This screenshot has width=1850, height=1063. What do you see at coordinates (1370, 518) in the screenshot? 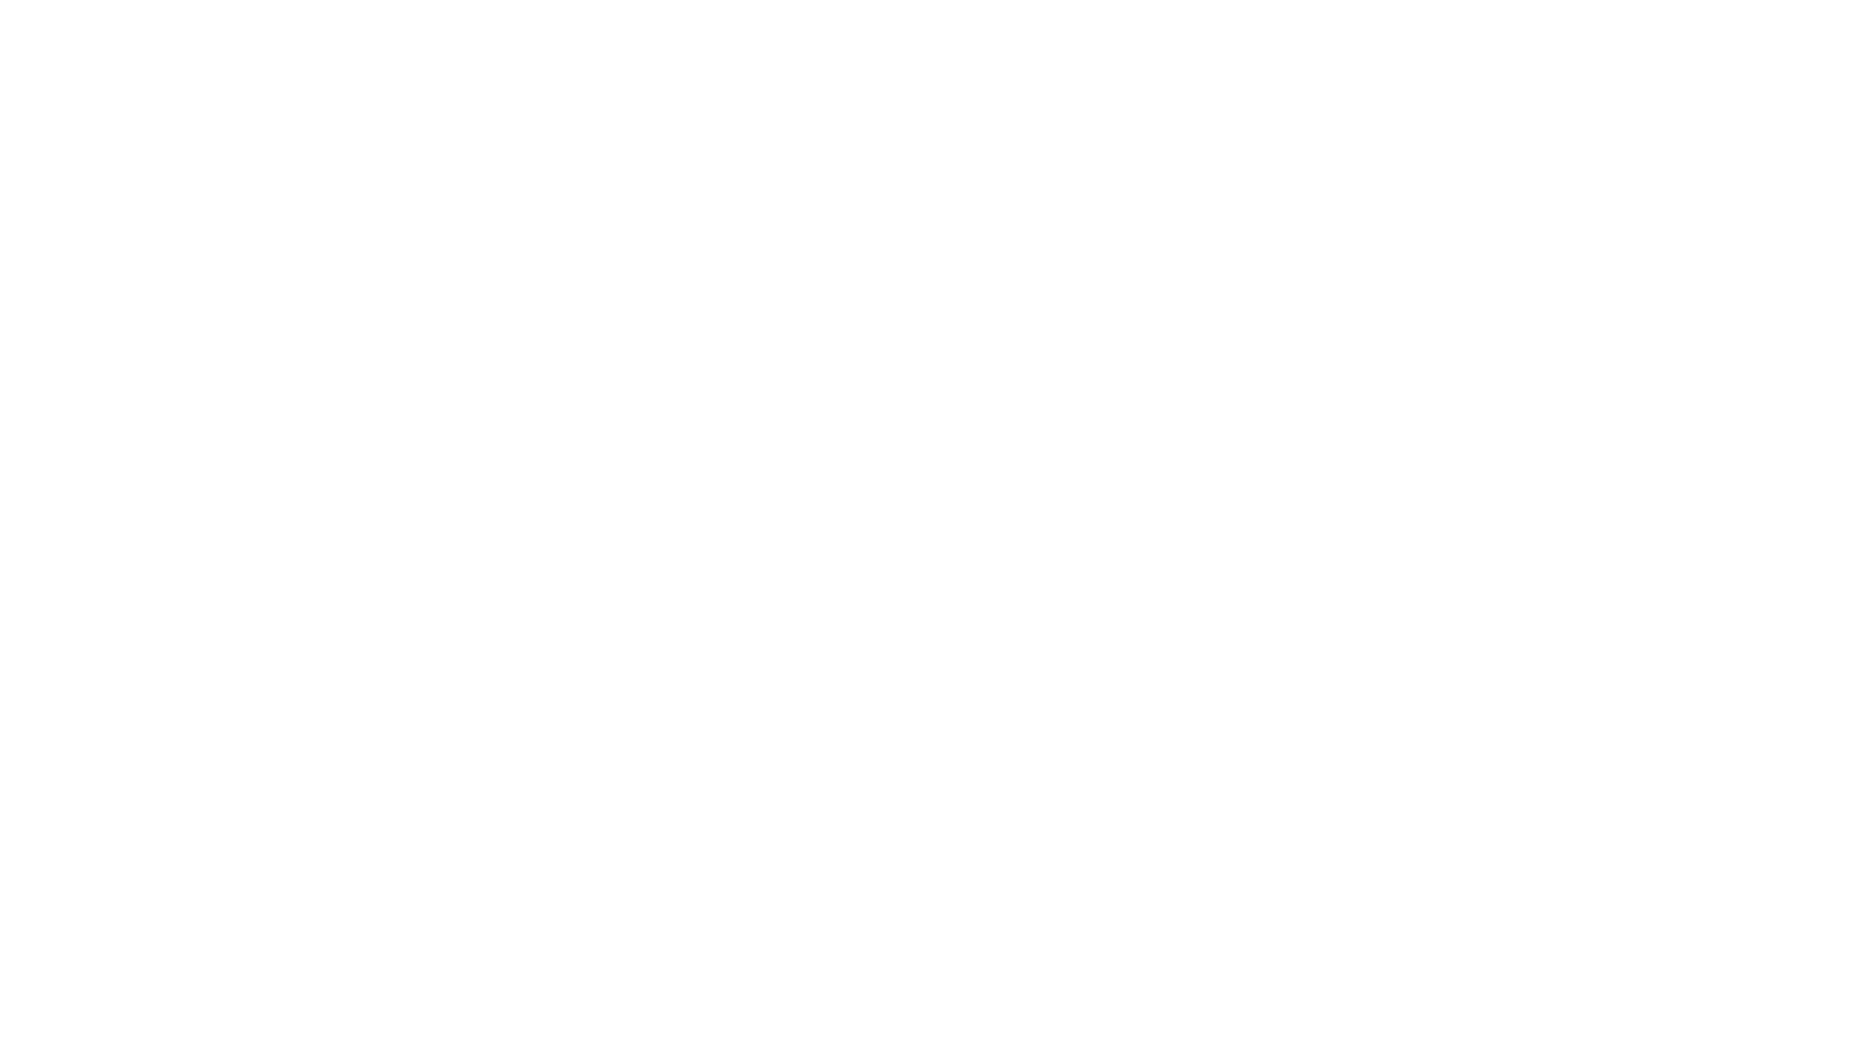
I see `'Careers'` at bounding box center [1370, 518].